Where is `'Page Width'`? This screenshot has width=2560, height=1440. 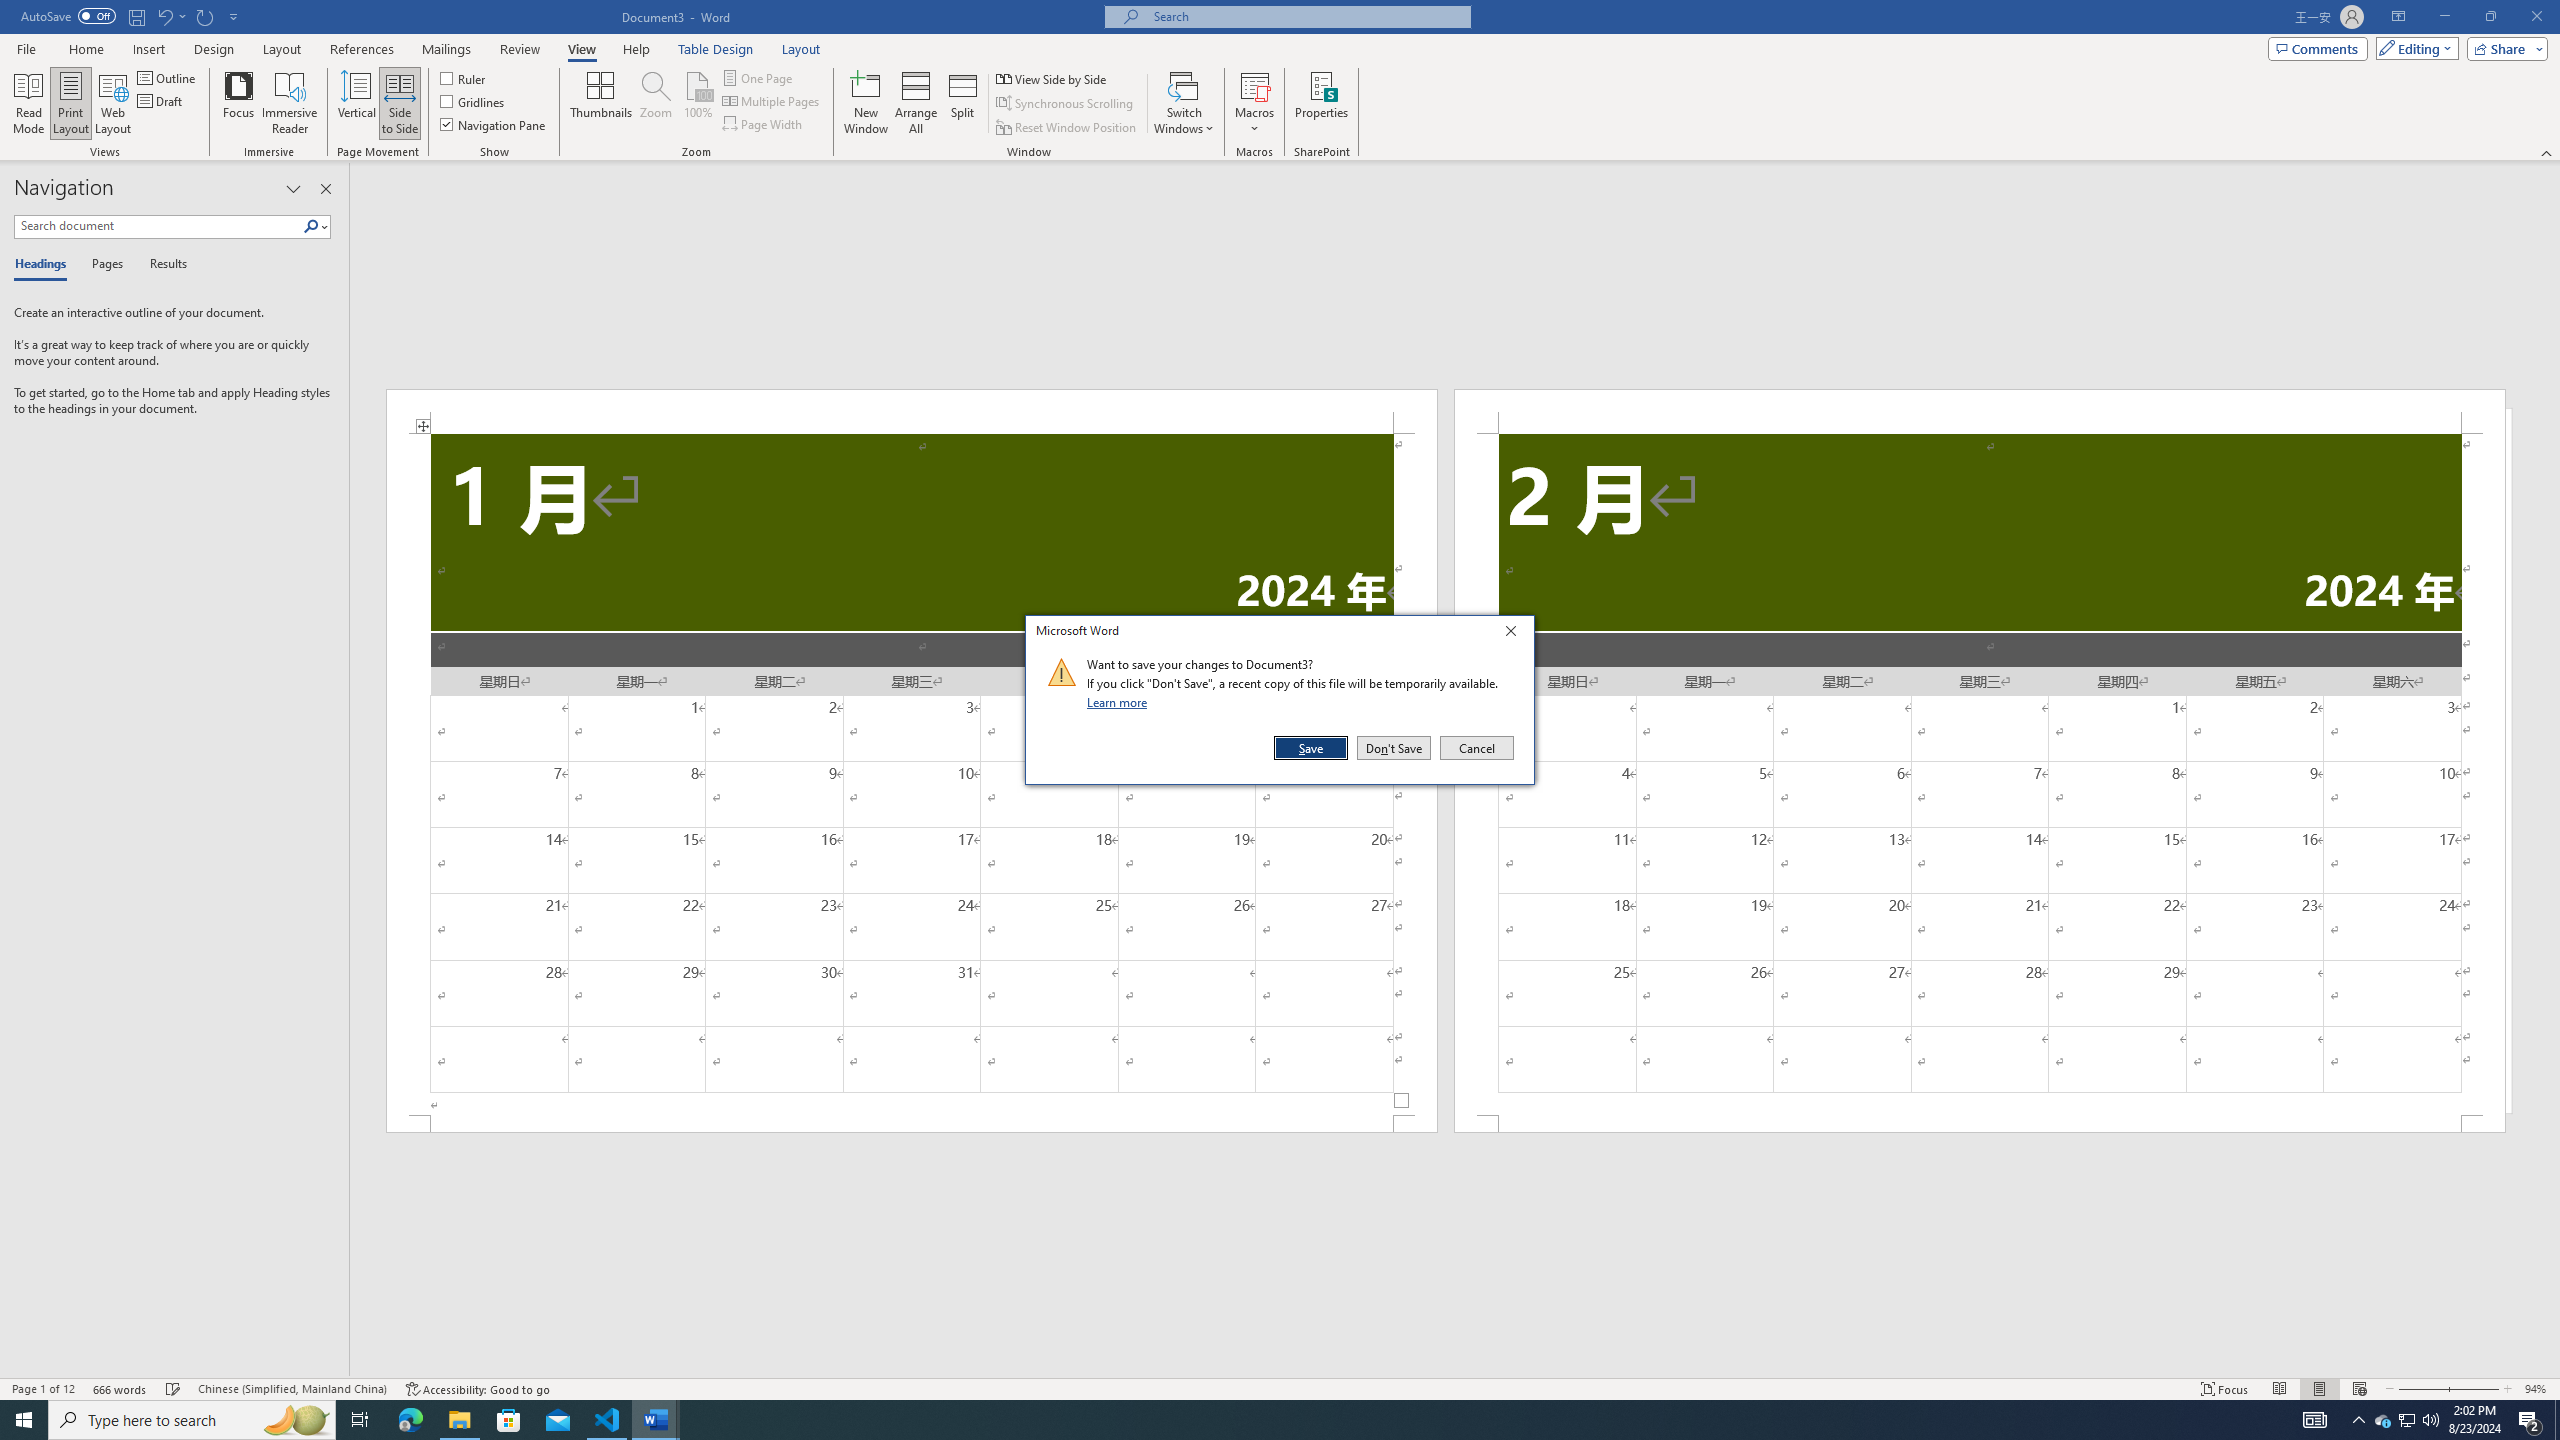 'Page Width' is located at coordinates (763, 122).